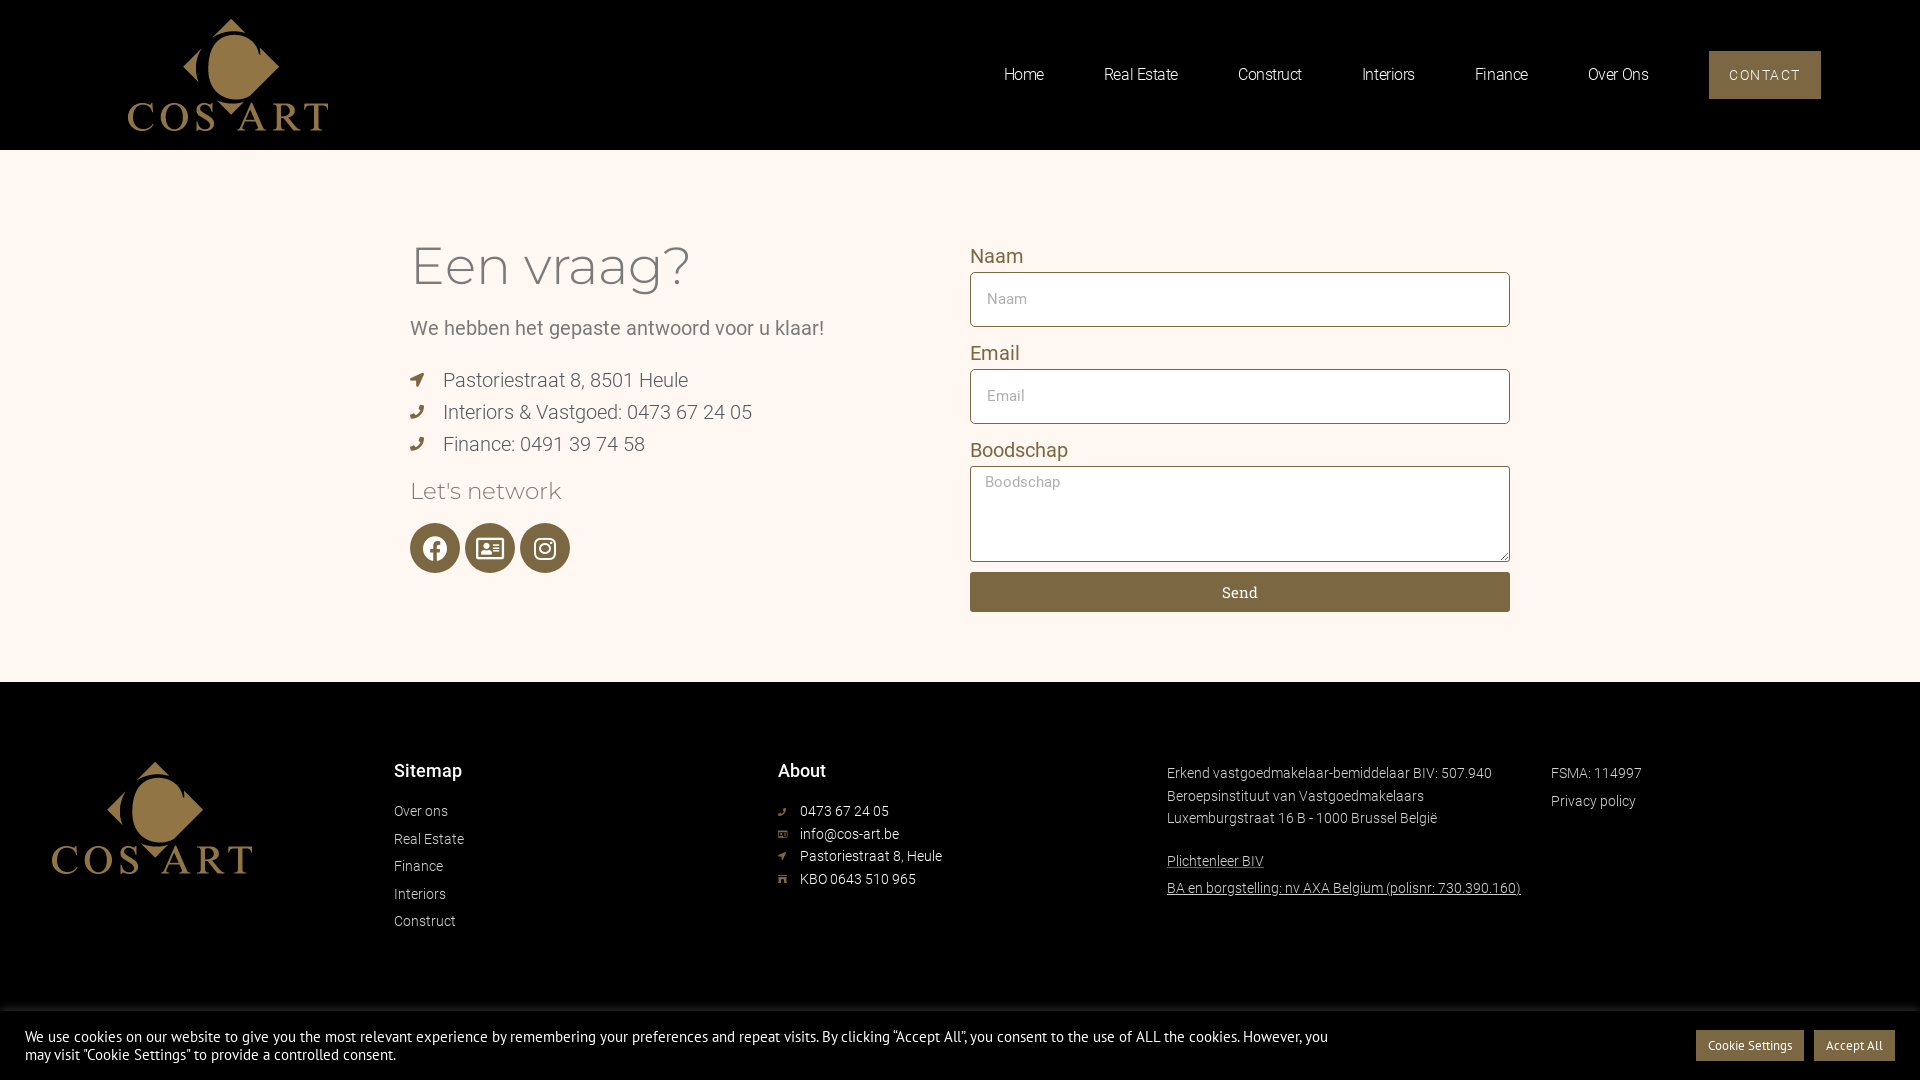 This screenshot has height=1080, width=1920. Describe the element at coordinates (776, 855) in the screenshot. I see `'Pastoriestraat 8, Heule'` at that location.